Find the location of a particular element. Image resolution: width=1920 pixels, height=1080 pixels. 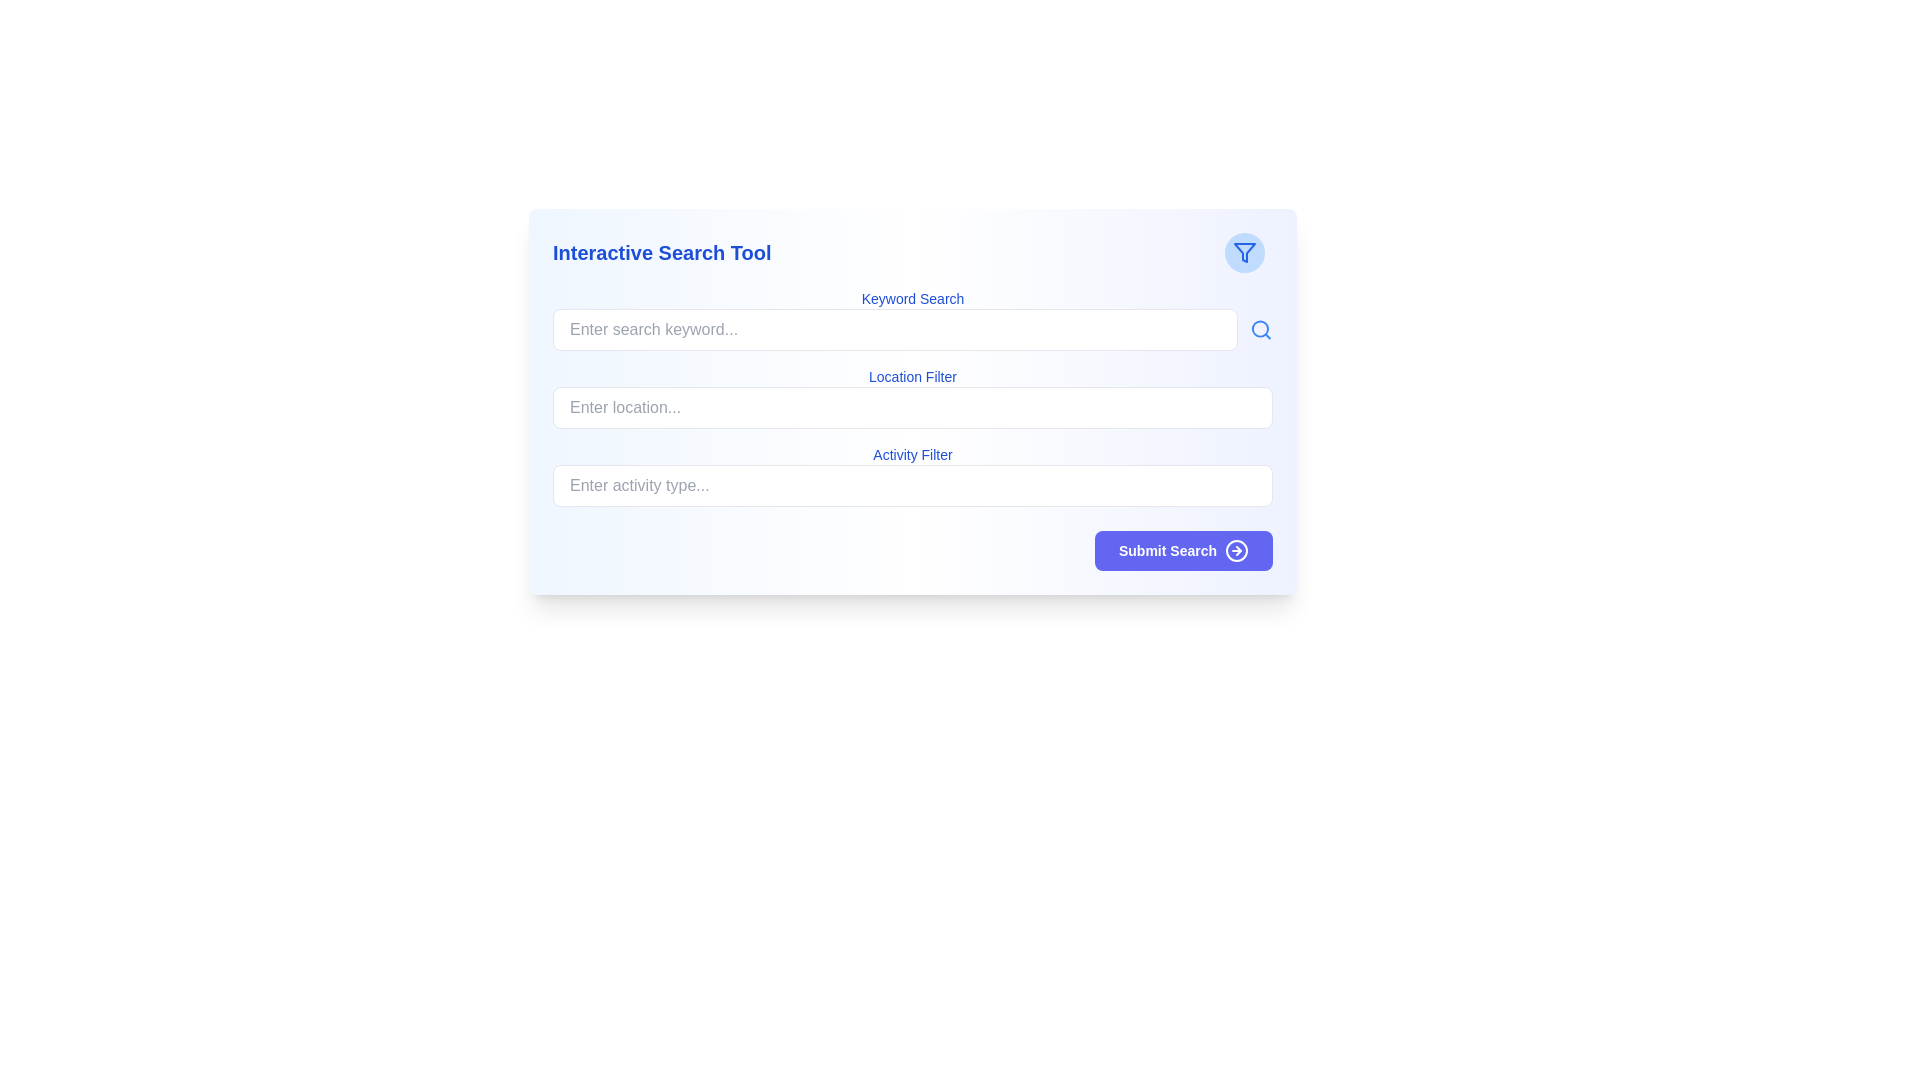

the blue funnel icon located in the top right corner of the interface is located at coordinates (1243, 252).